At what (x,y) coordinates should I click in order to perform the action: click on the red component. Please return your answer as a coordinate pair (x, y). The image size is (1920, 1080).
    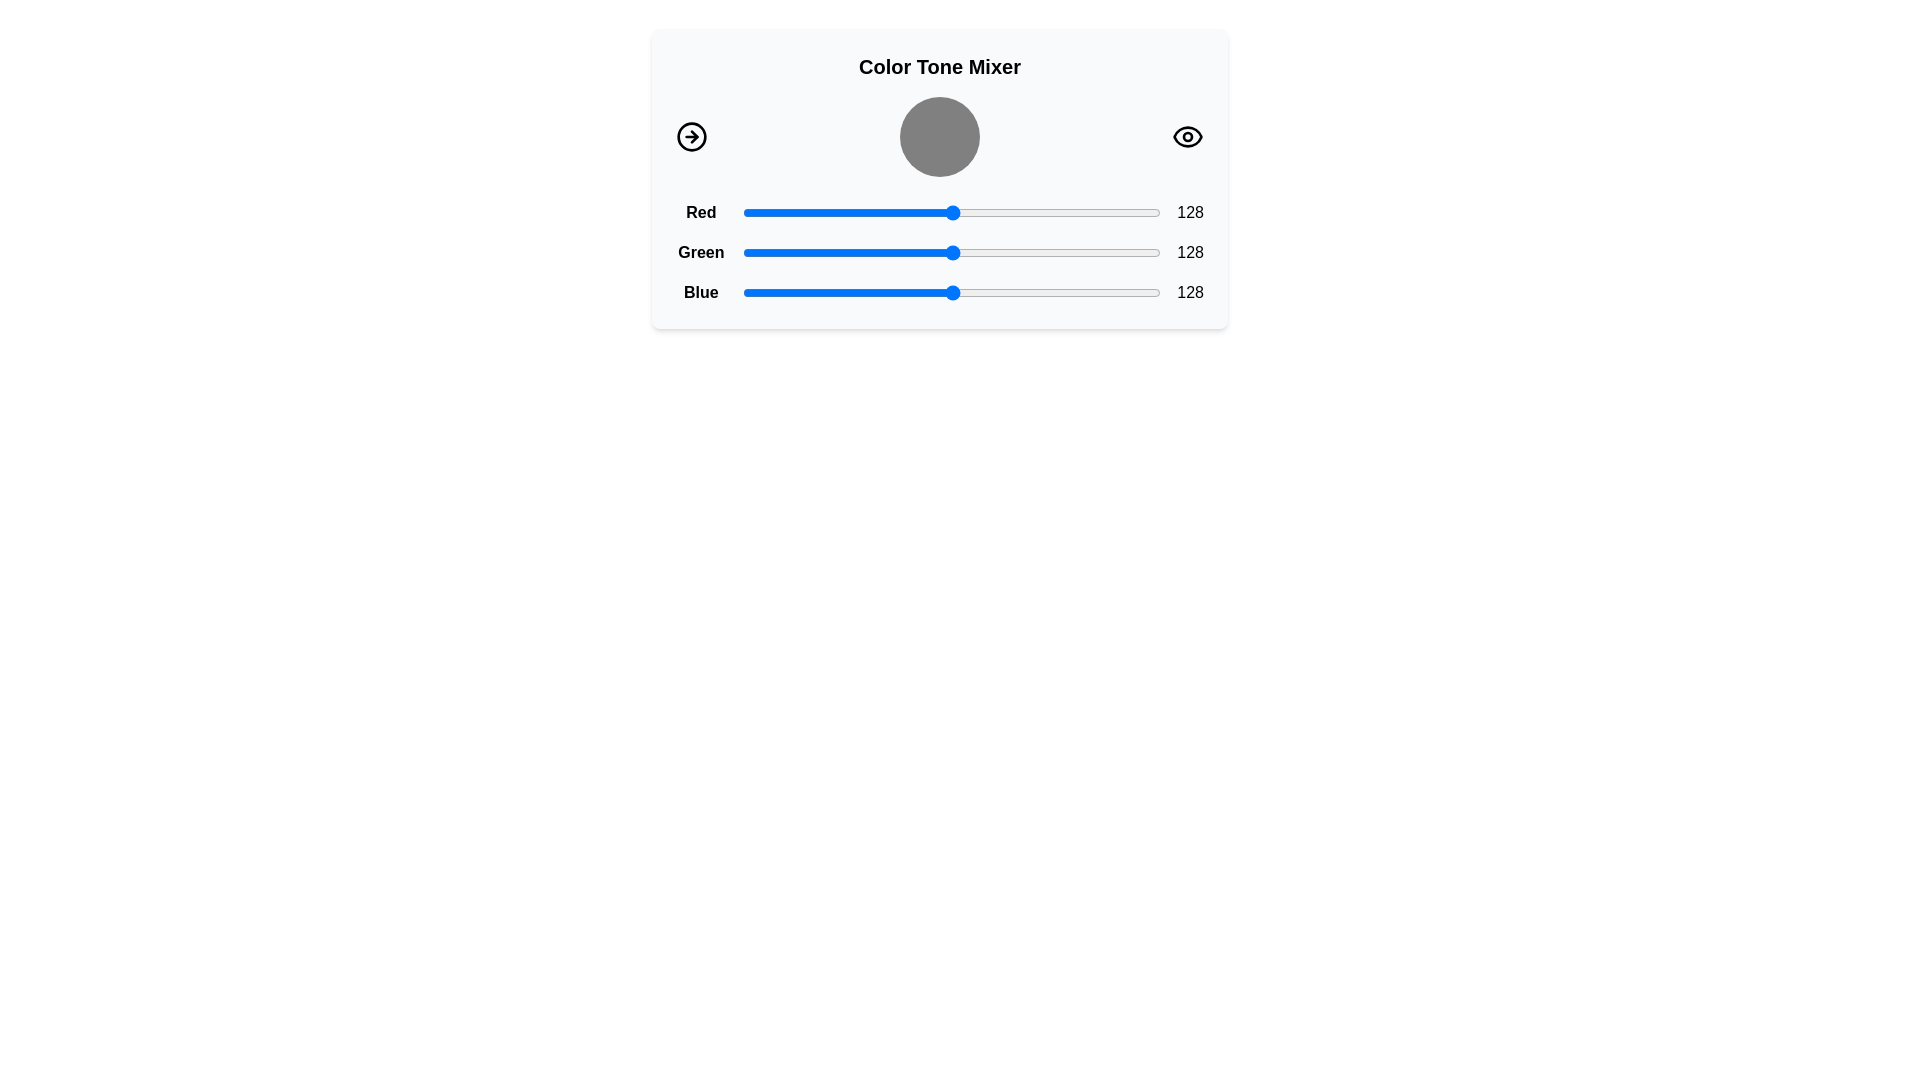
    Looking at the image, I should click on (864, 212).